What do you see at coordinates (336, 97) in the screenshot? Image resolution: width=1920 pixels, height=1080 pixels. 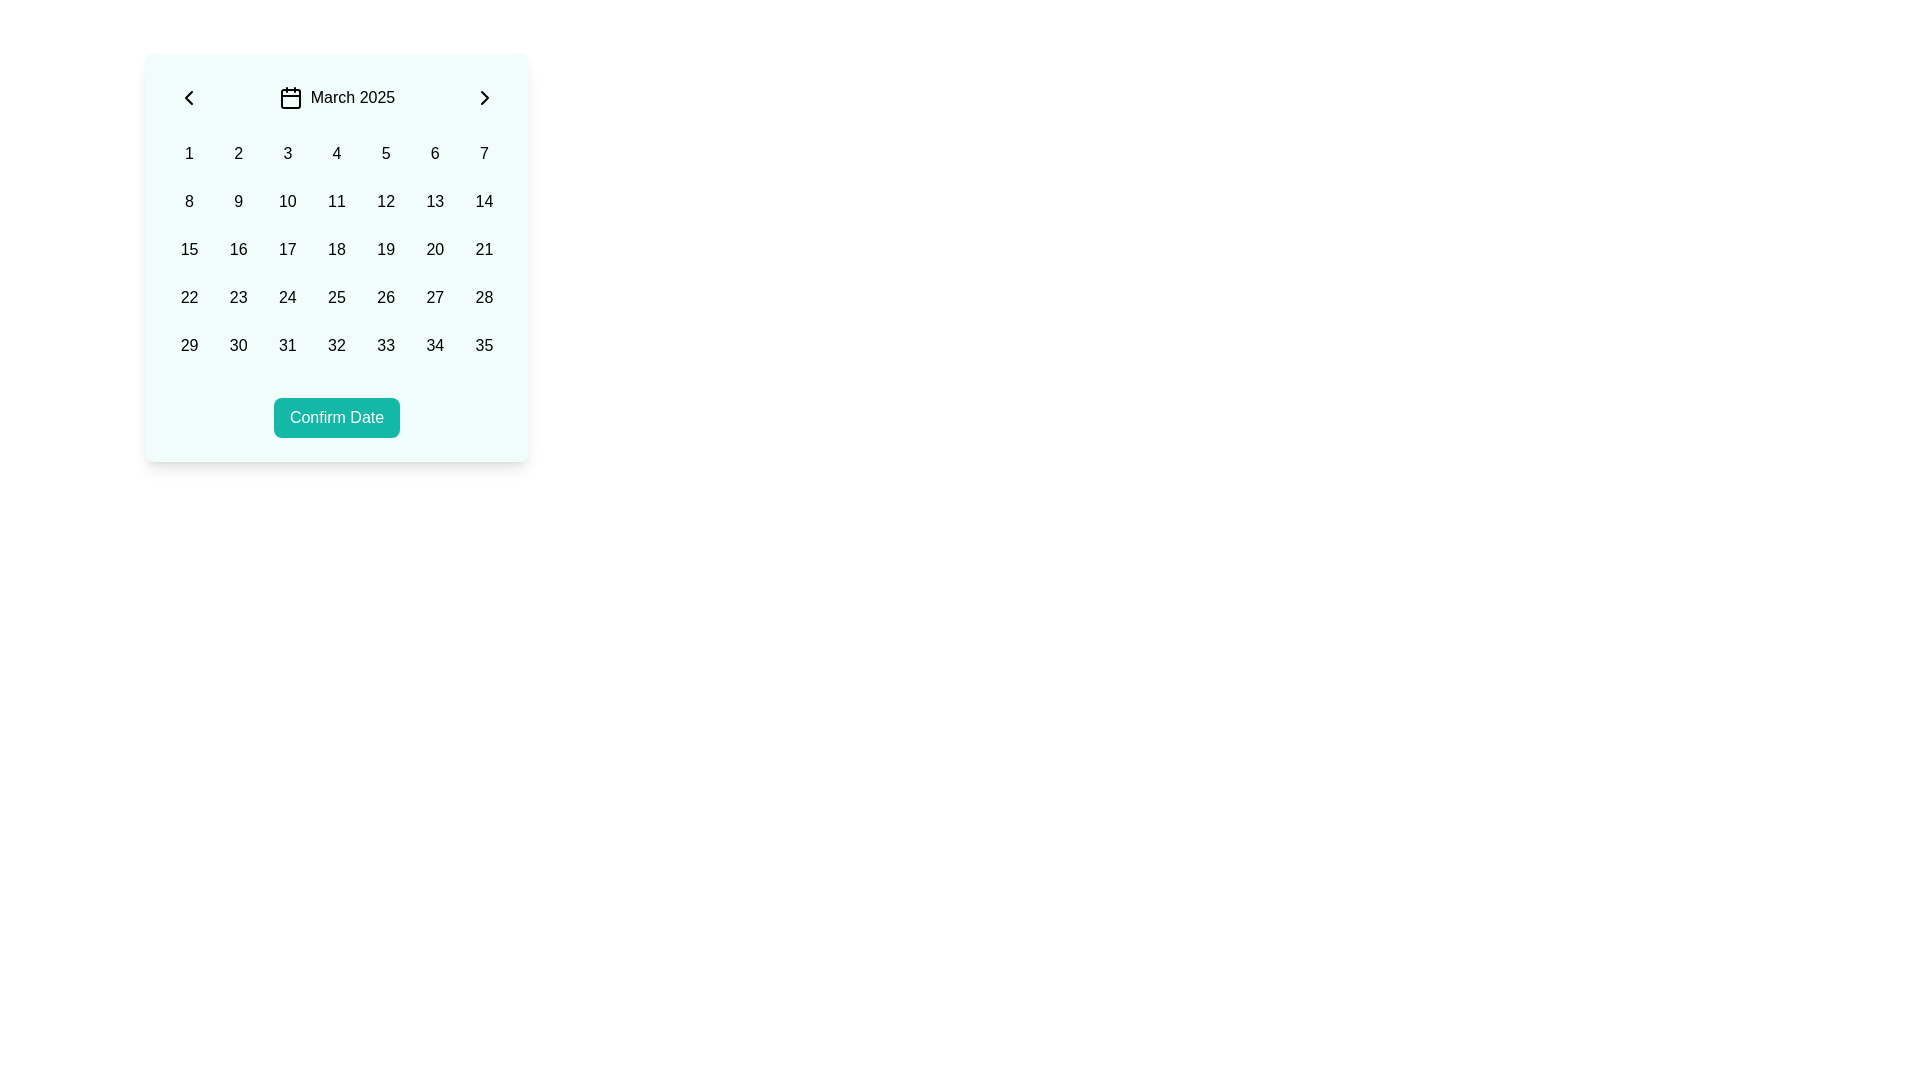 I see `the static text label displaying 'March 2025' in the date picker interface, which is centrally aligned and flanked by navigation chevrons` at bounding box center [336, 97].